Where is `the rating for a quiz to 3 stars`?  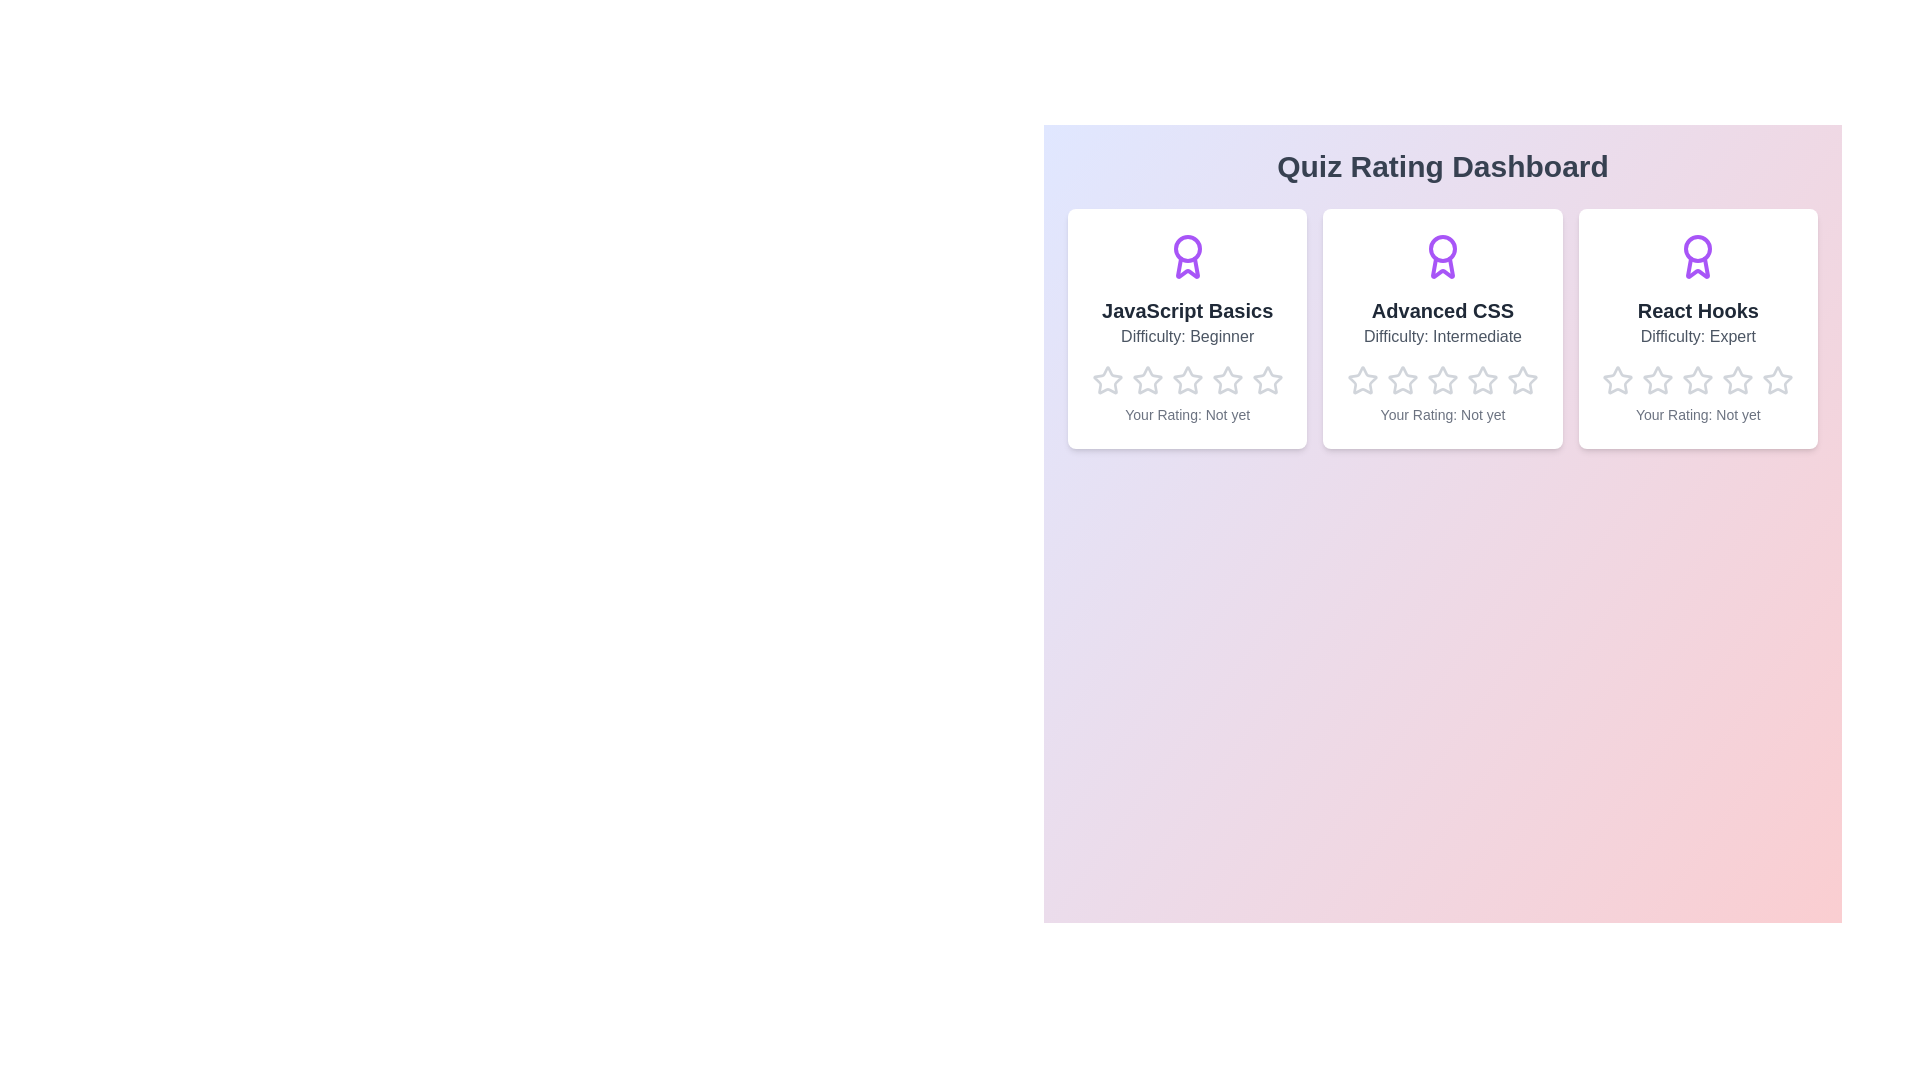
the rating for a quiz to 3 stars is located at coordinates (1186, 381).